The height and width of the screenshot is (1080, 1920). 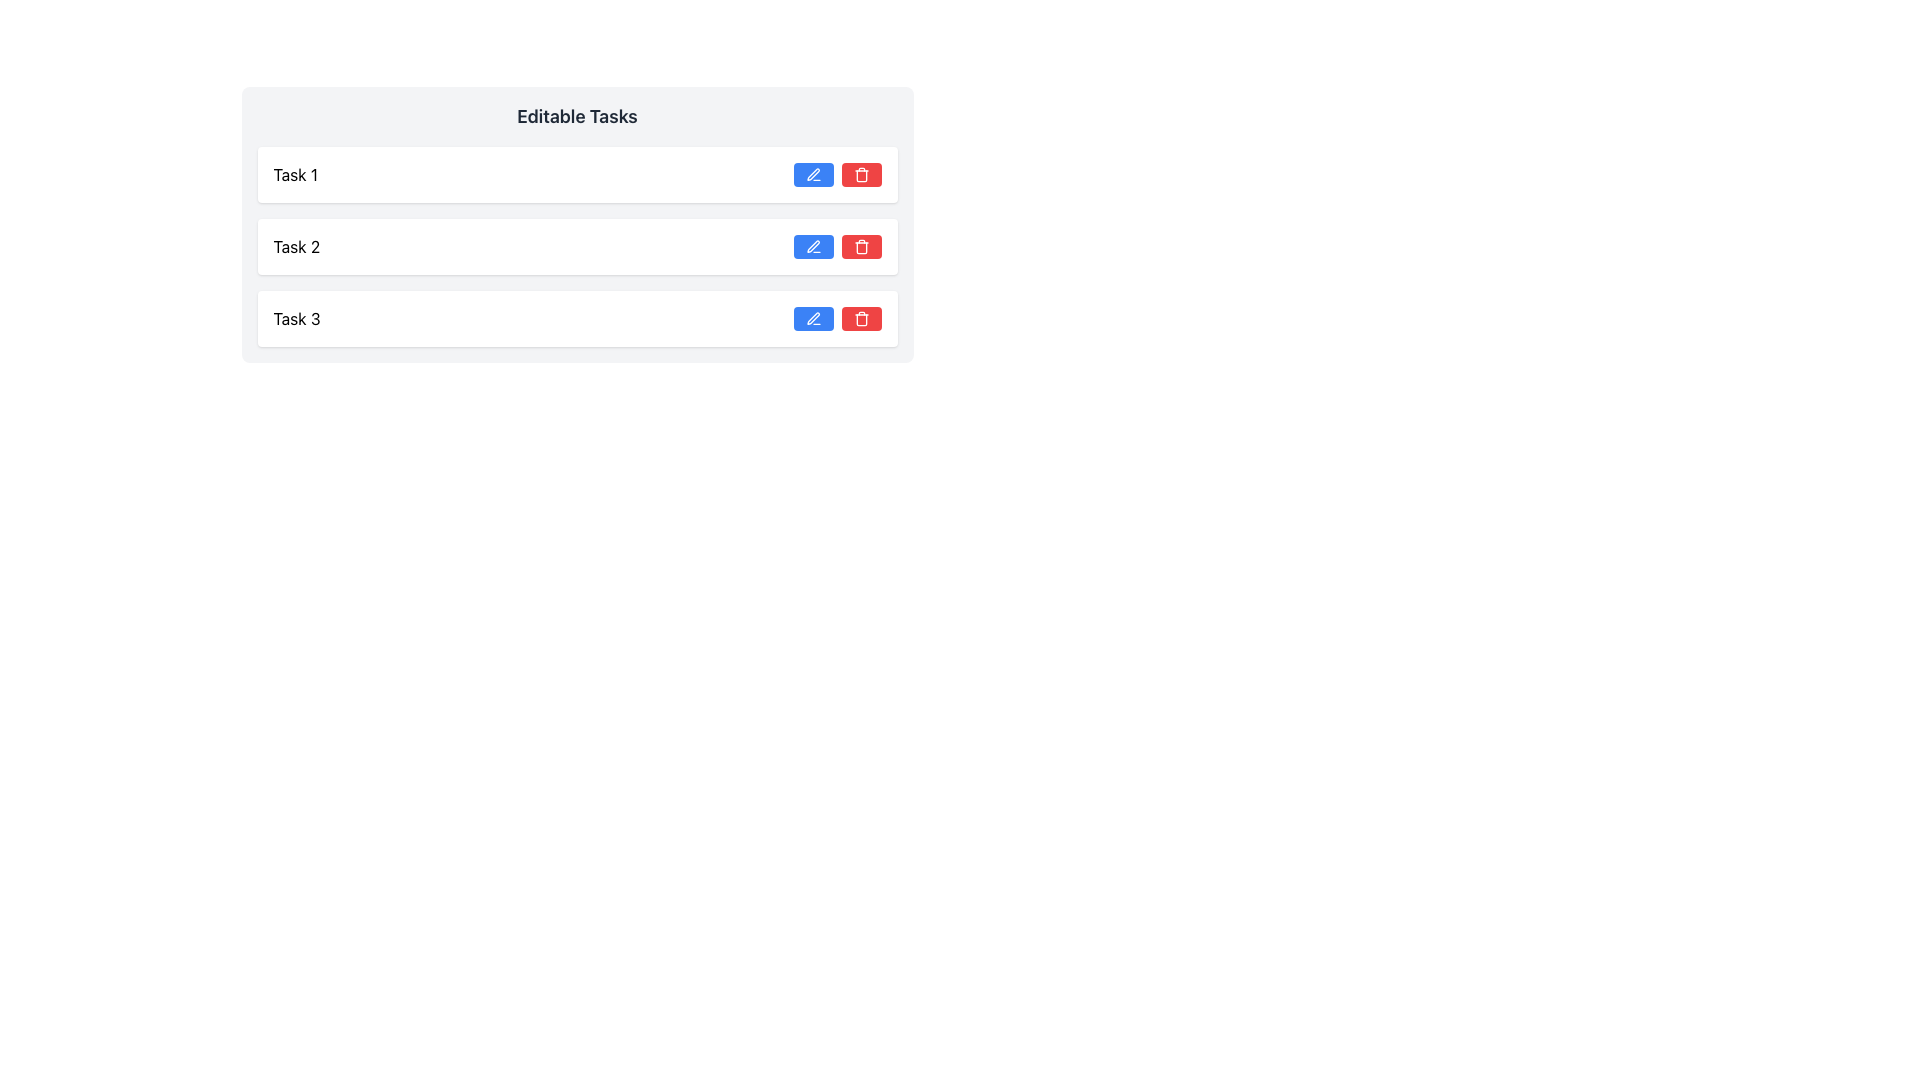 I want to click on the SVG icon button for editing 'Task 3' to initiate the task editing interface, so click(x=813, y=317).